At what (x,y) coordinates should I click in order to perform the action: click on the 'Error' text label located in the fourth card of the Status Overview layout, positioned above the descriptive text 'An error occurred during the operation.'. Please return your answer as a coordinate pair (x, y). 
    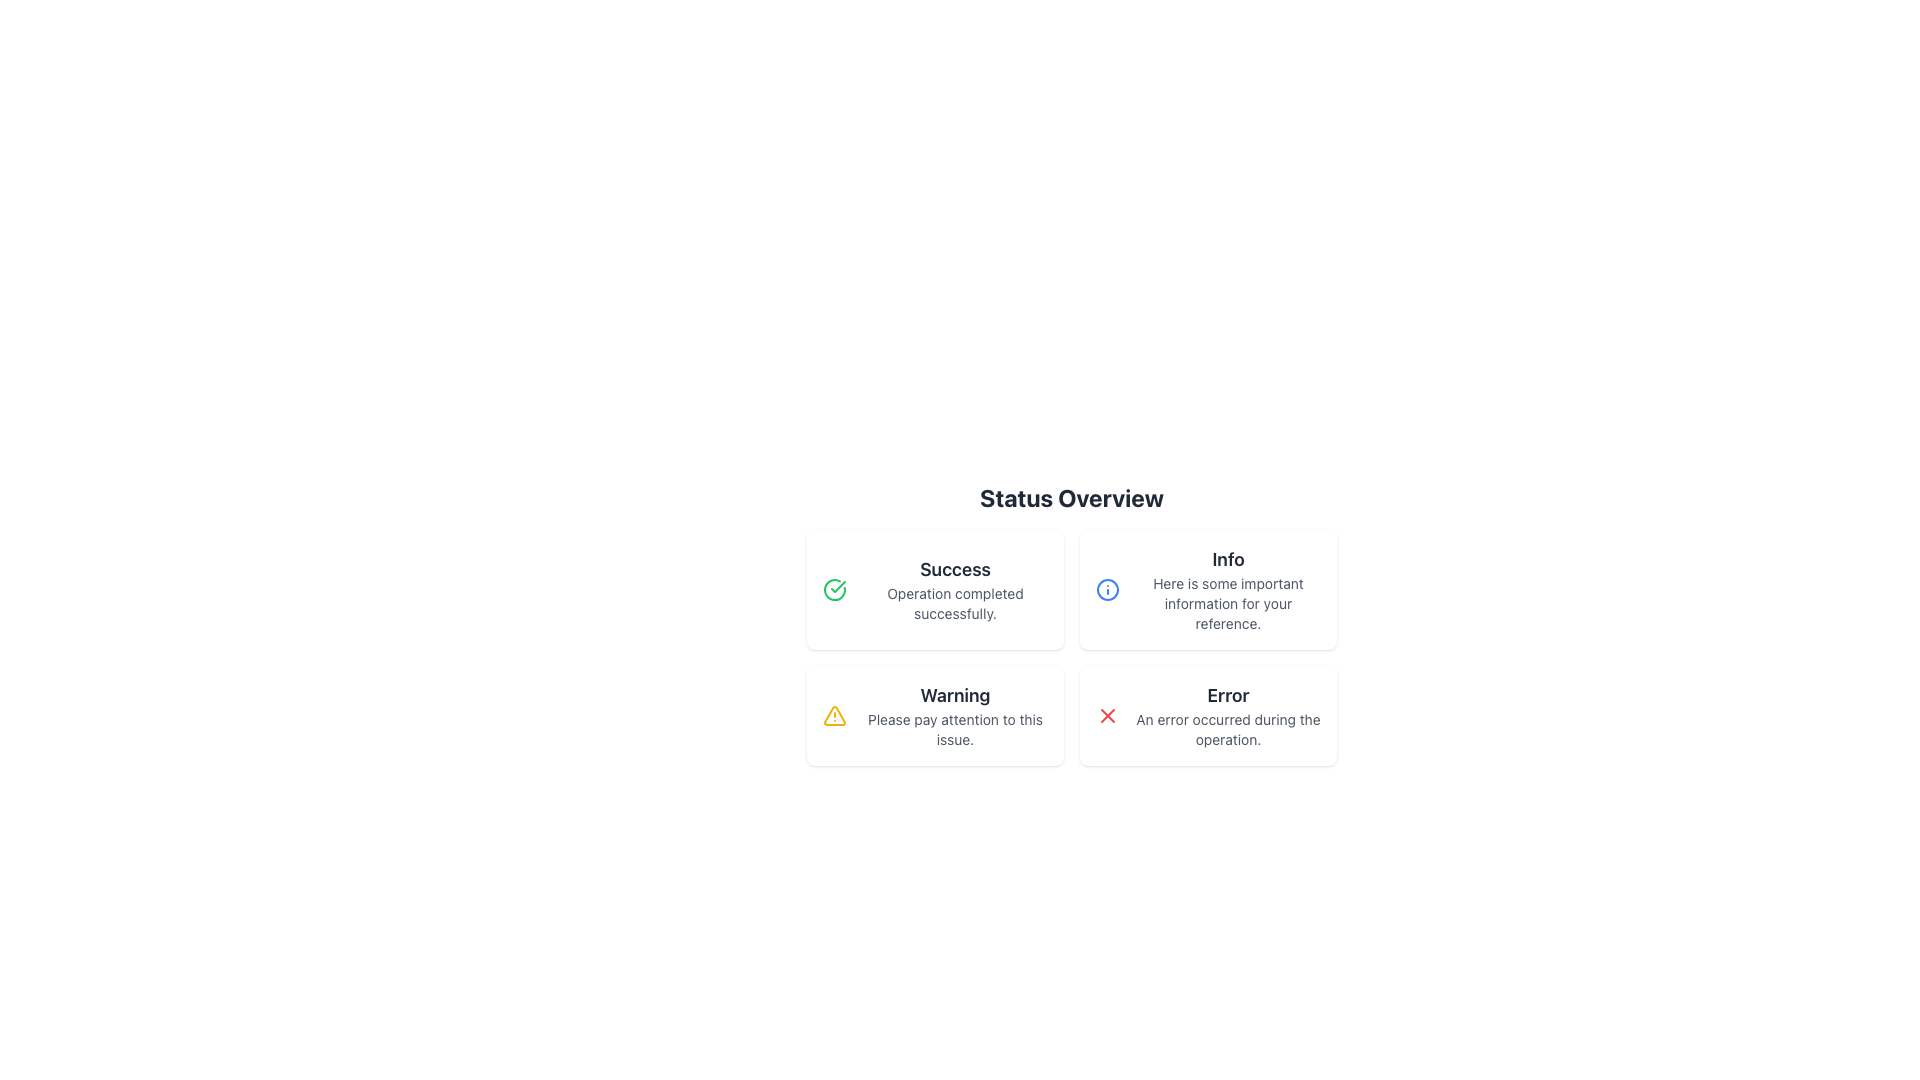
    Looking at the image, I should click on (1227, 694).